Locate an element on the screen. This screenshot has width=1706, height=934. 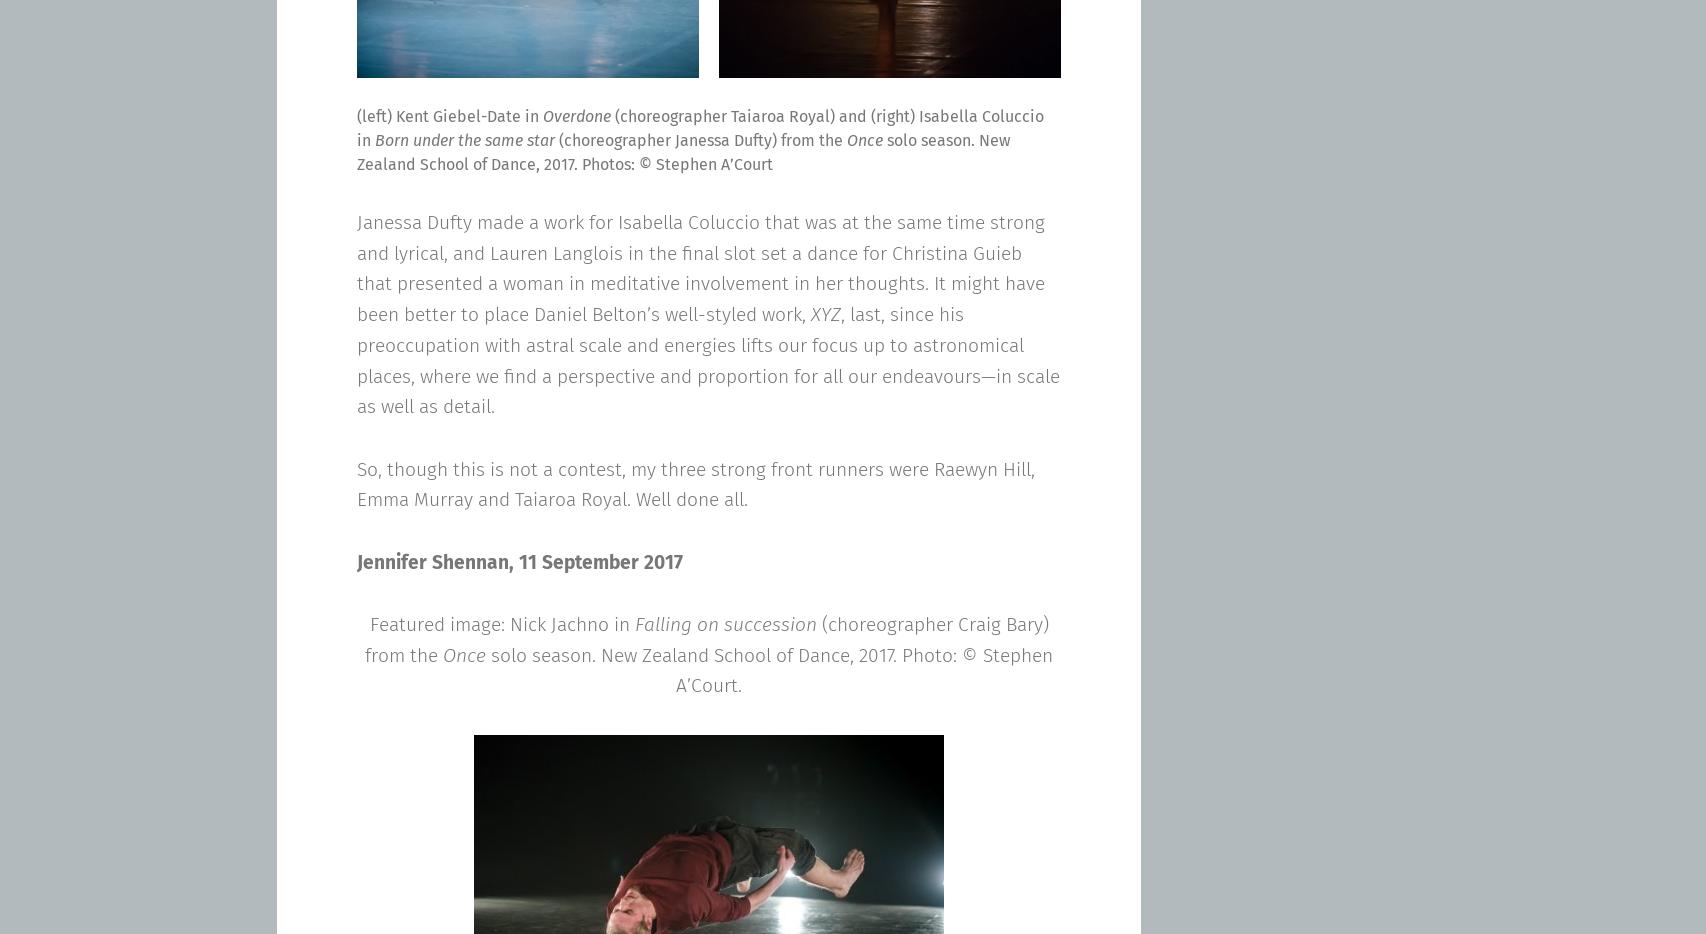
'solo season. New Zealand School of Dance, 2017. Photos: © Stephen A’Court' is located at coordinates (682, 152).